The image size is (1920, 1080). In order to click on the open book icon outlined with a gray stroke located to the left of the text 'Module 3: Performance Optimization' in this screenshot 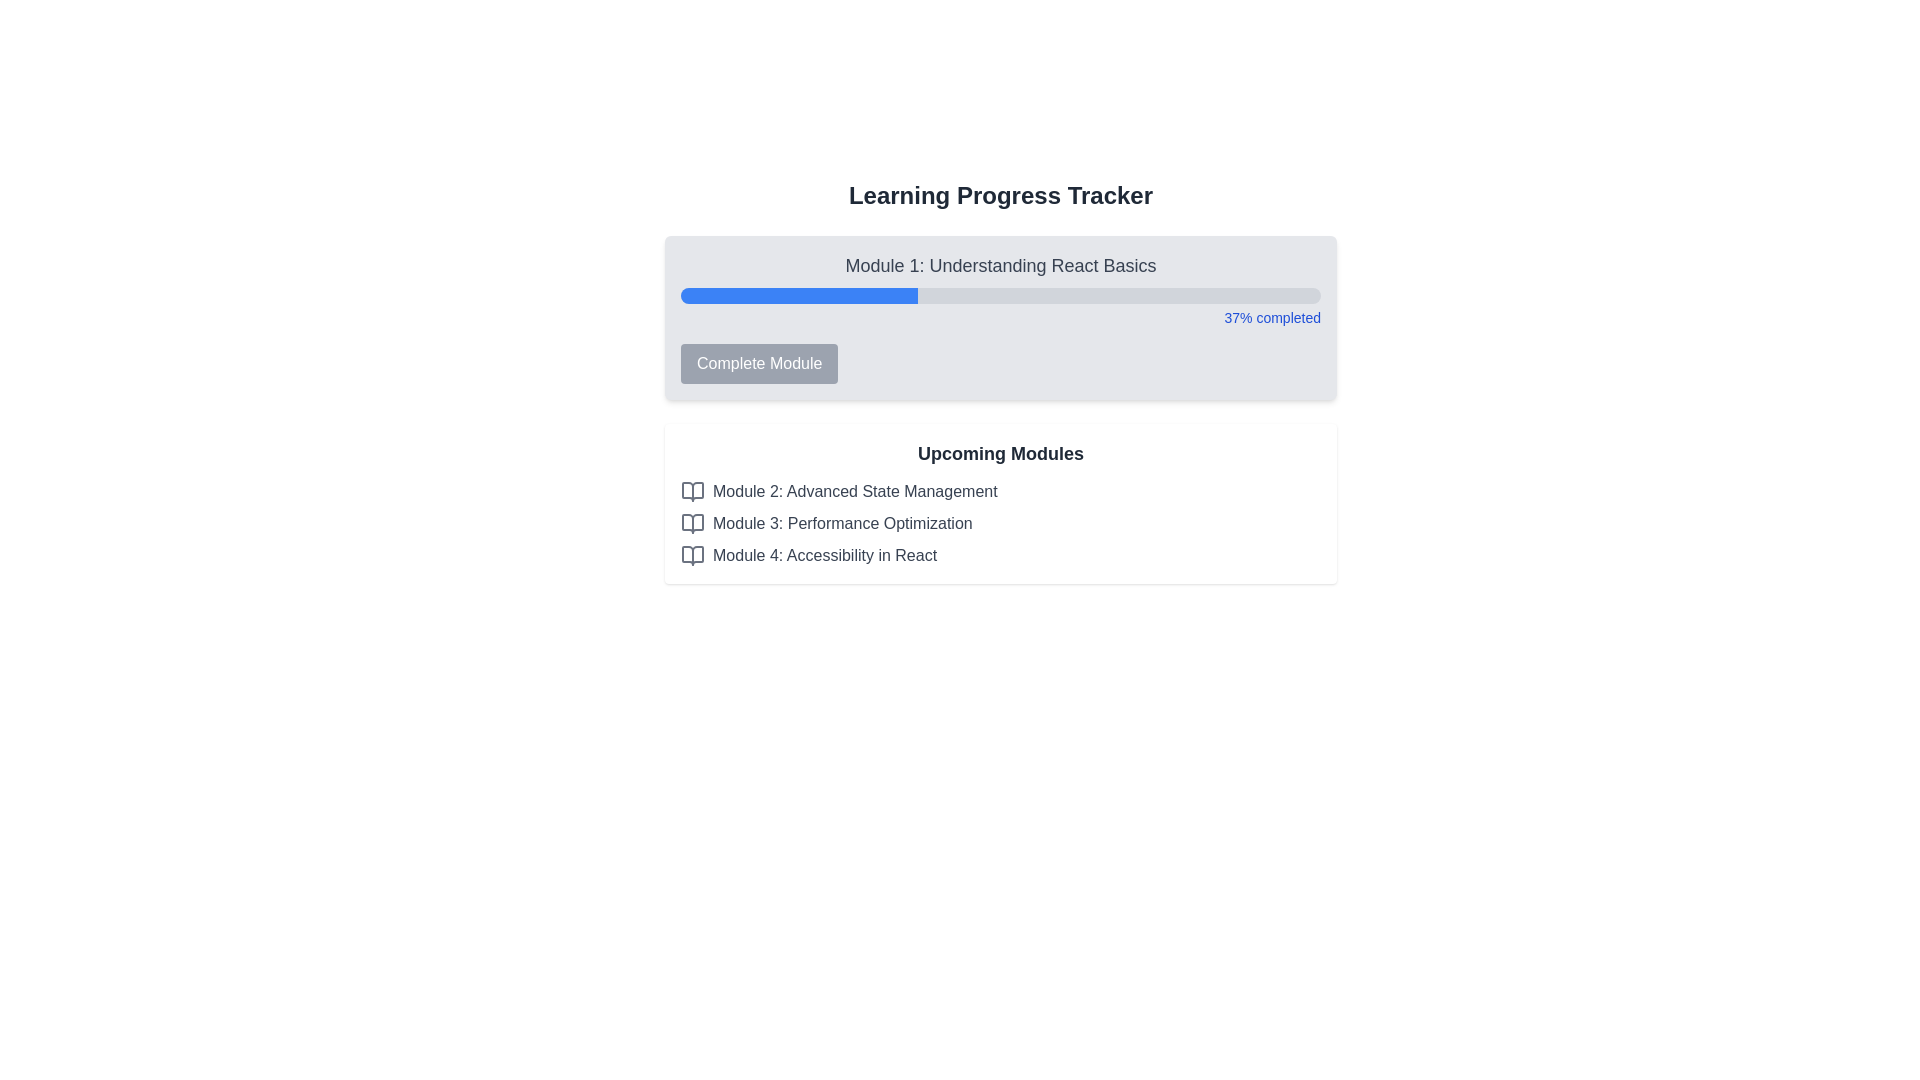, I will do `click(692, 523)`.